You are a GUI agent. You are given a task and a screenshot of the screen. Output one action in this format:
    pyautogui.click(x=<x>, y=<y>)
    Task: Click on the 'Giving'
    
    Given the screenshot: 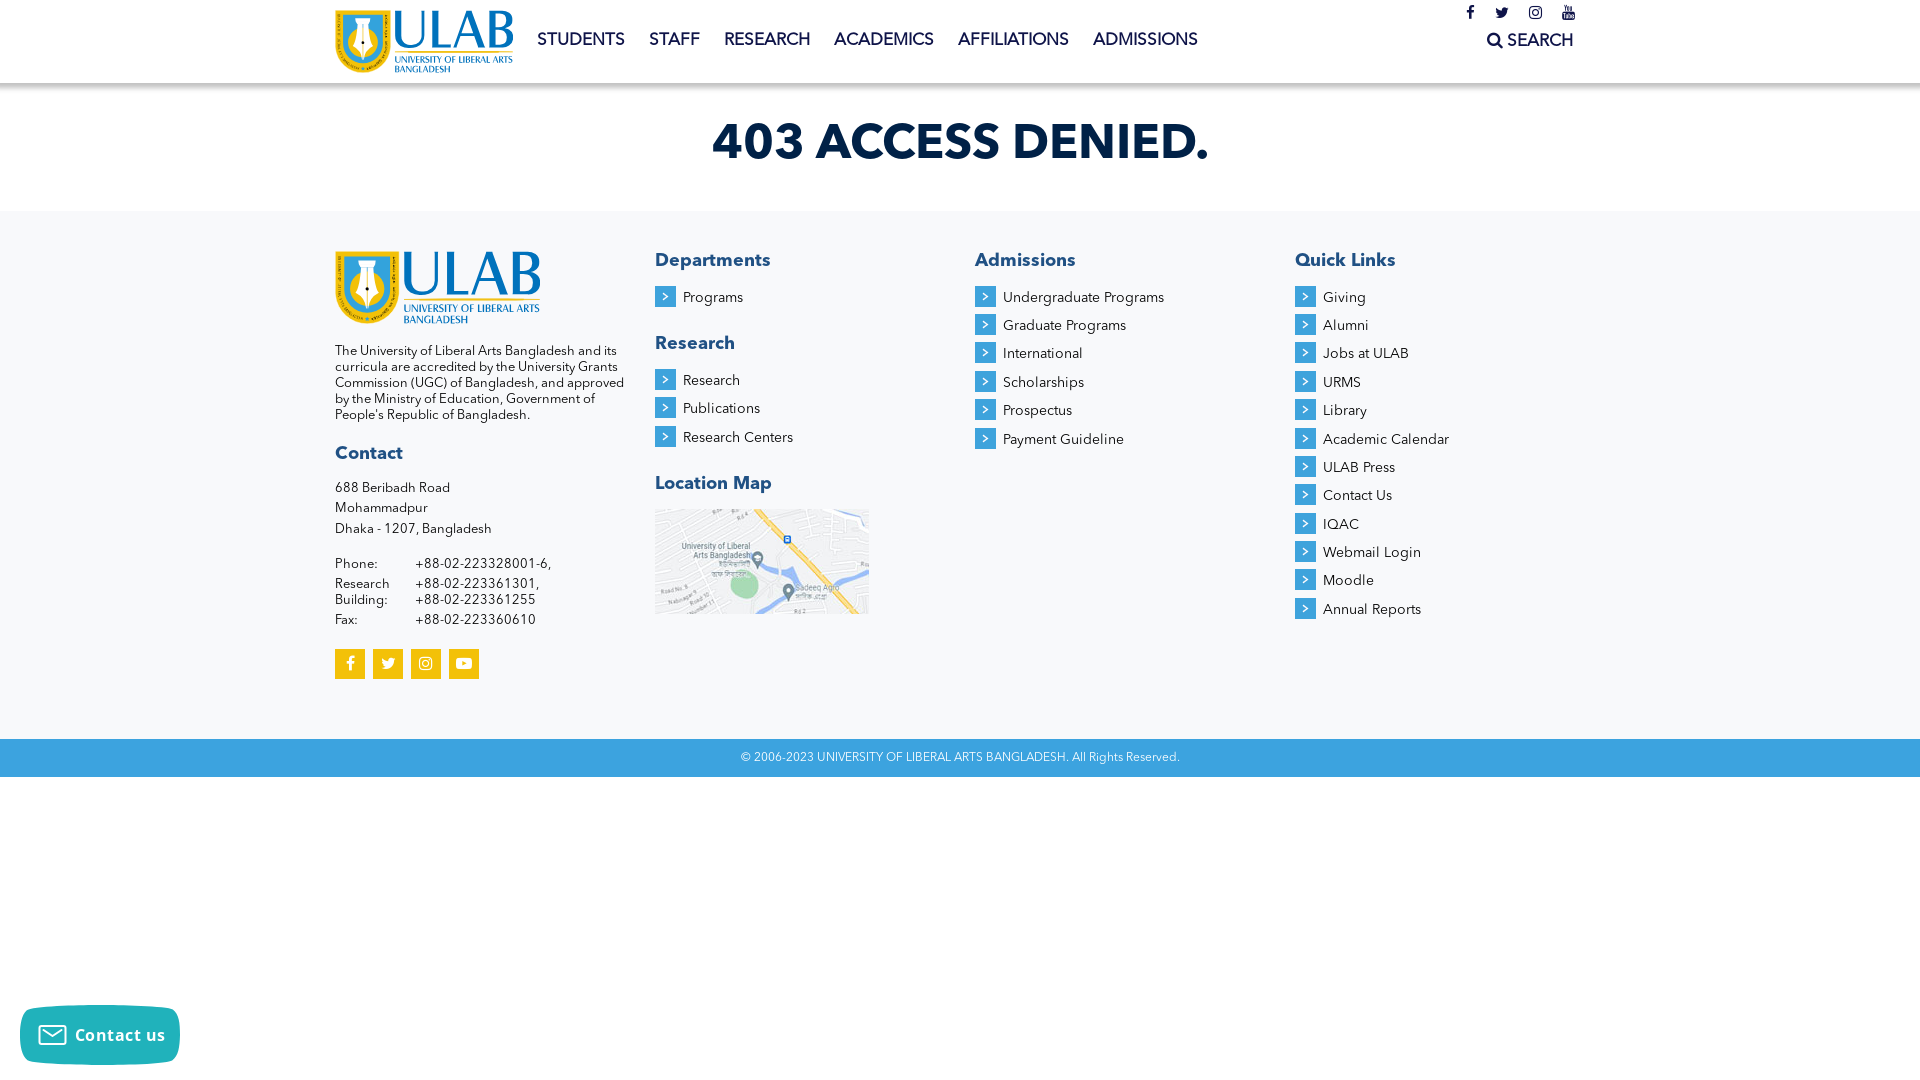 What is the action you would take?
    pyautogui.click(x=1323, y=297)
    